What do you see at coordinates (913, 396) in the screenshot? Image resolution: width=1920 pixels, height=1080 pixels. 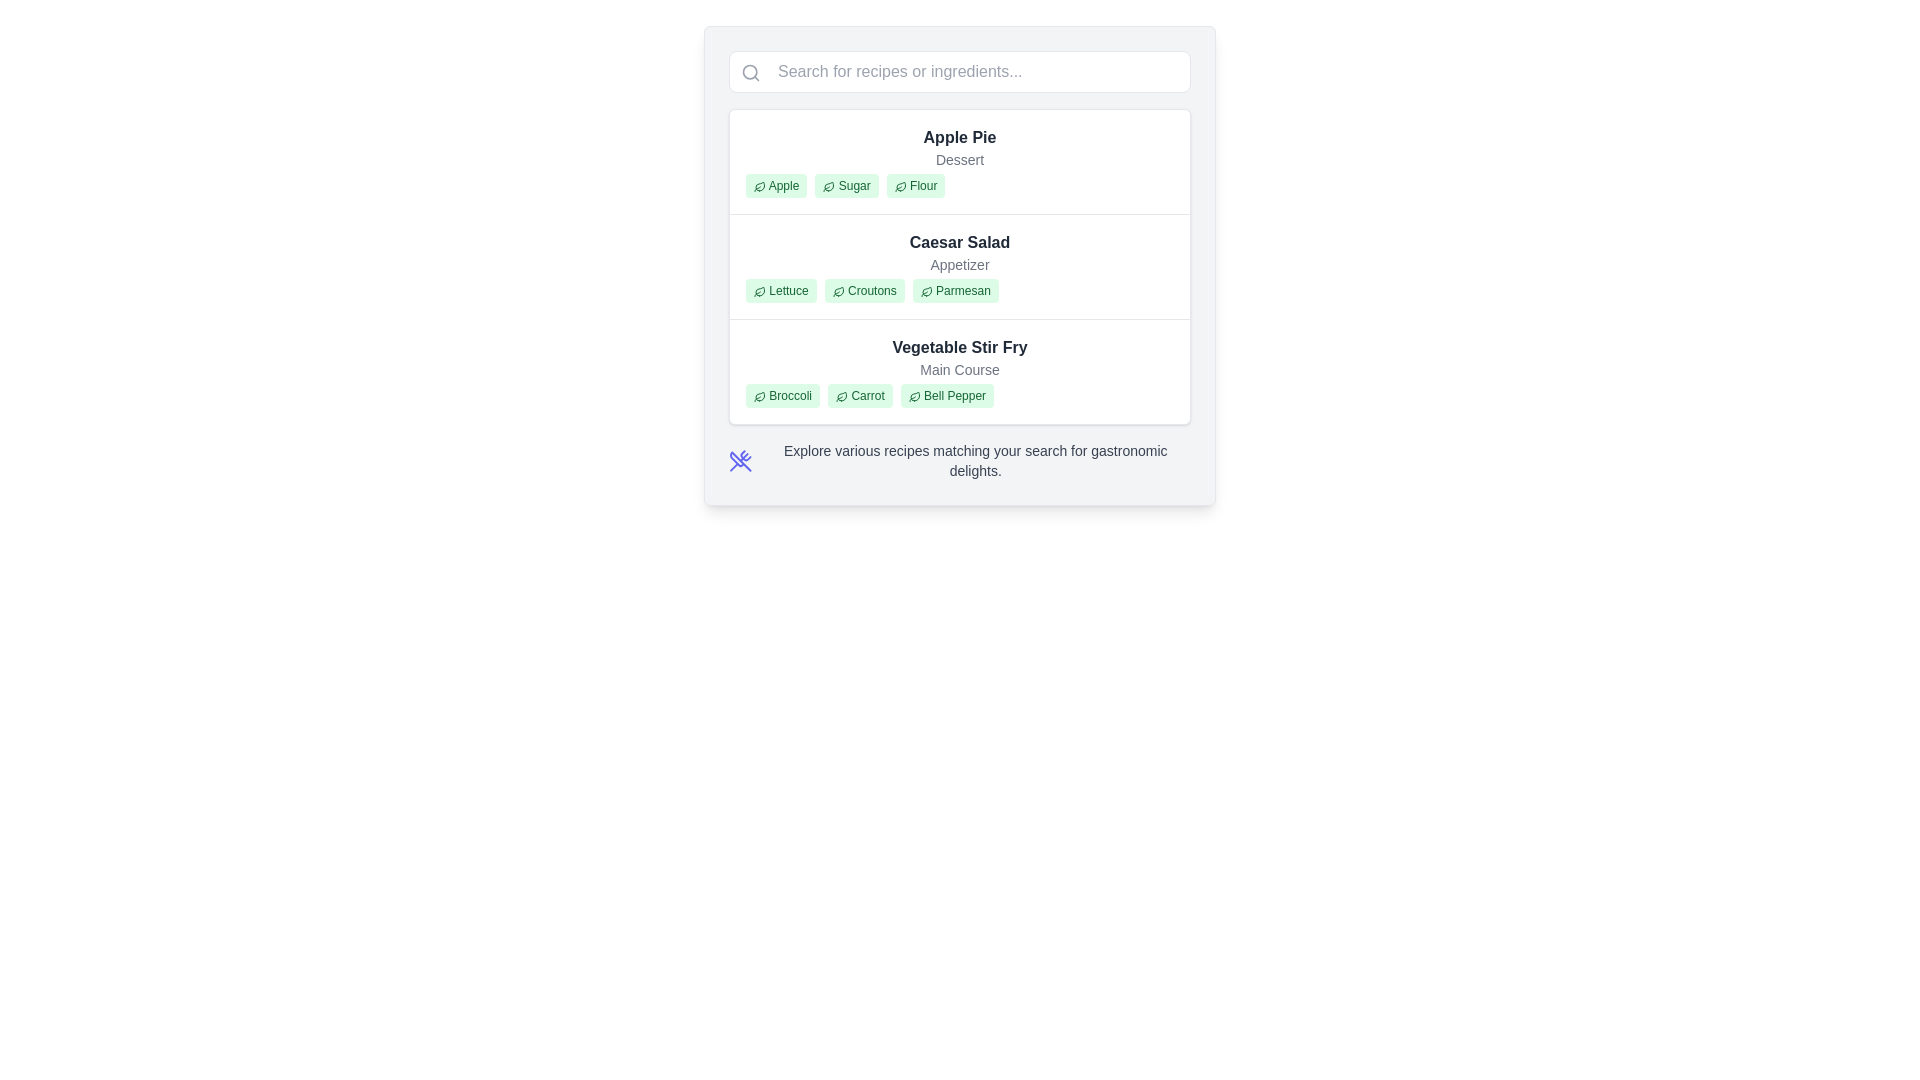 I see `the vector graphic icon representing a food-related item, located in the third row under 'Vegetable Stir Fry'` at bounding box center [913, 396].